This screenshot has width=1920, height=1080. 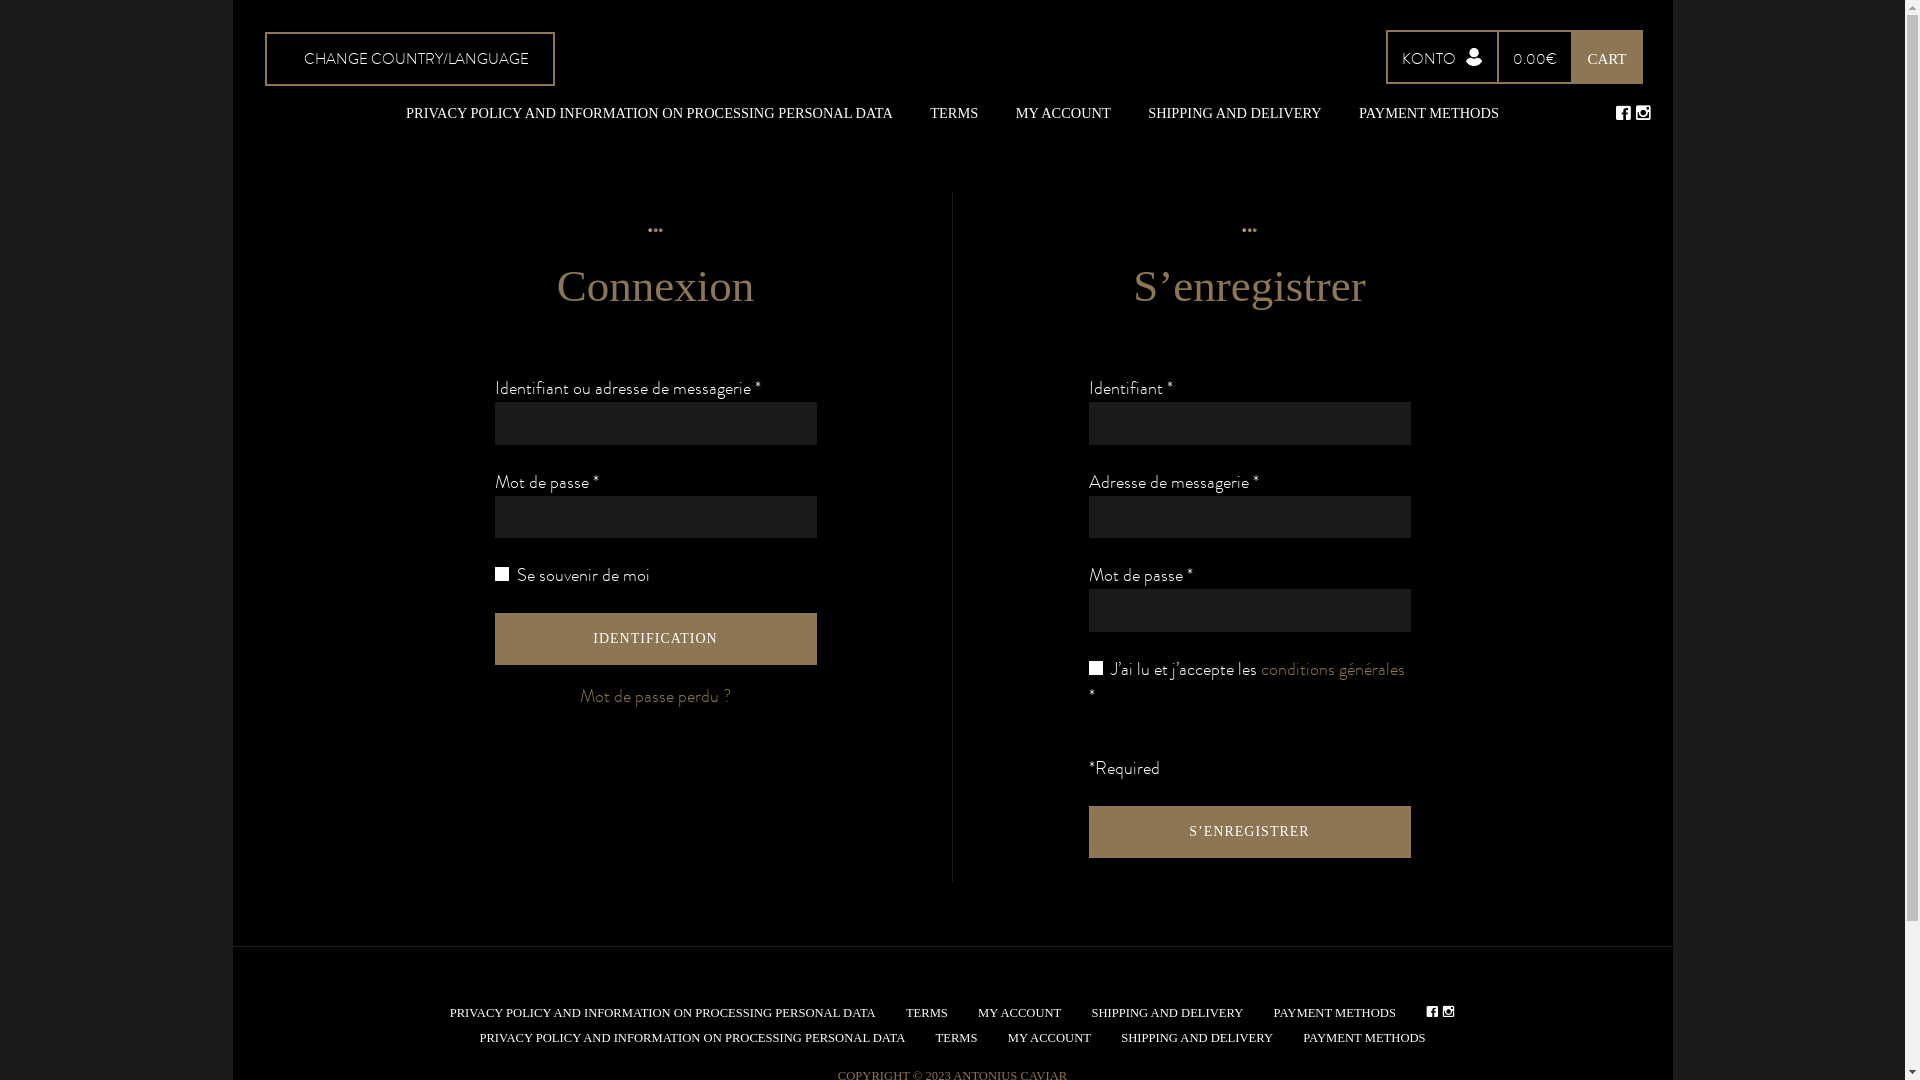 I want to click on 'PAYMENT METHODS', so click(x=1302, y=1036).